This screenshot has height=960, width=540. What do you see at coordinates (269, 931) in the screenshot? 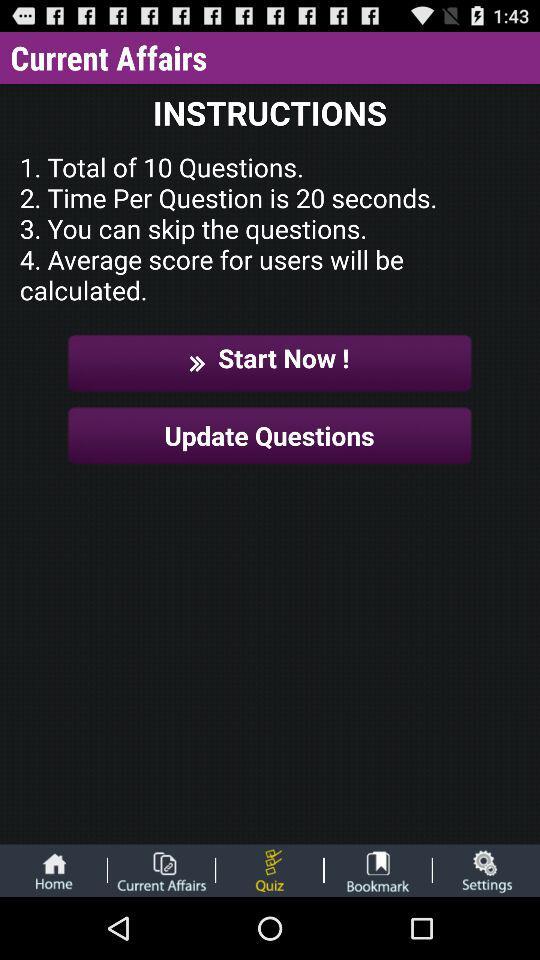
I see `the more icon` at bounding box center [269, 931].